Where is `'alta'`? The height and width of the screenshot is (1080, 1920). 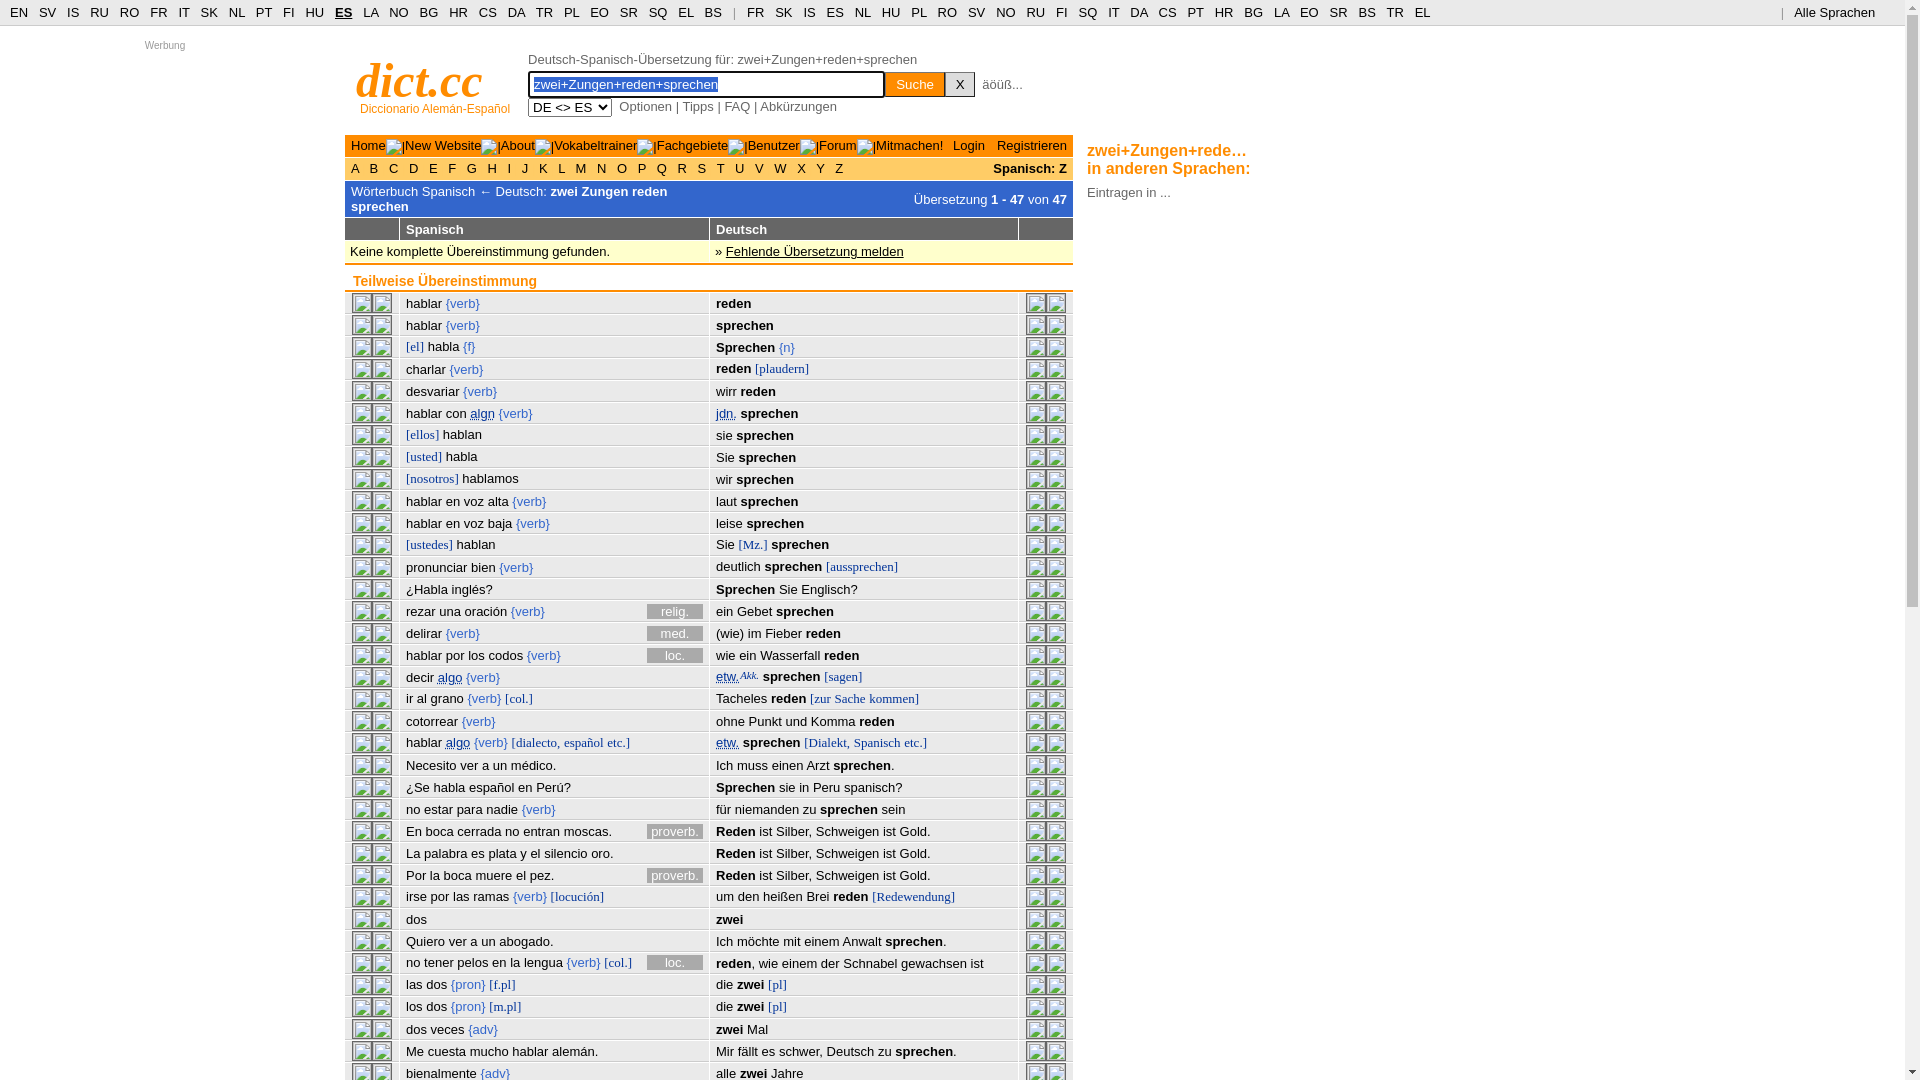
'alta' is located at coordinates (488, 500).